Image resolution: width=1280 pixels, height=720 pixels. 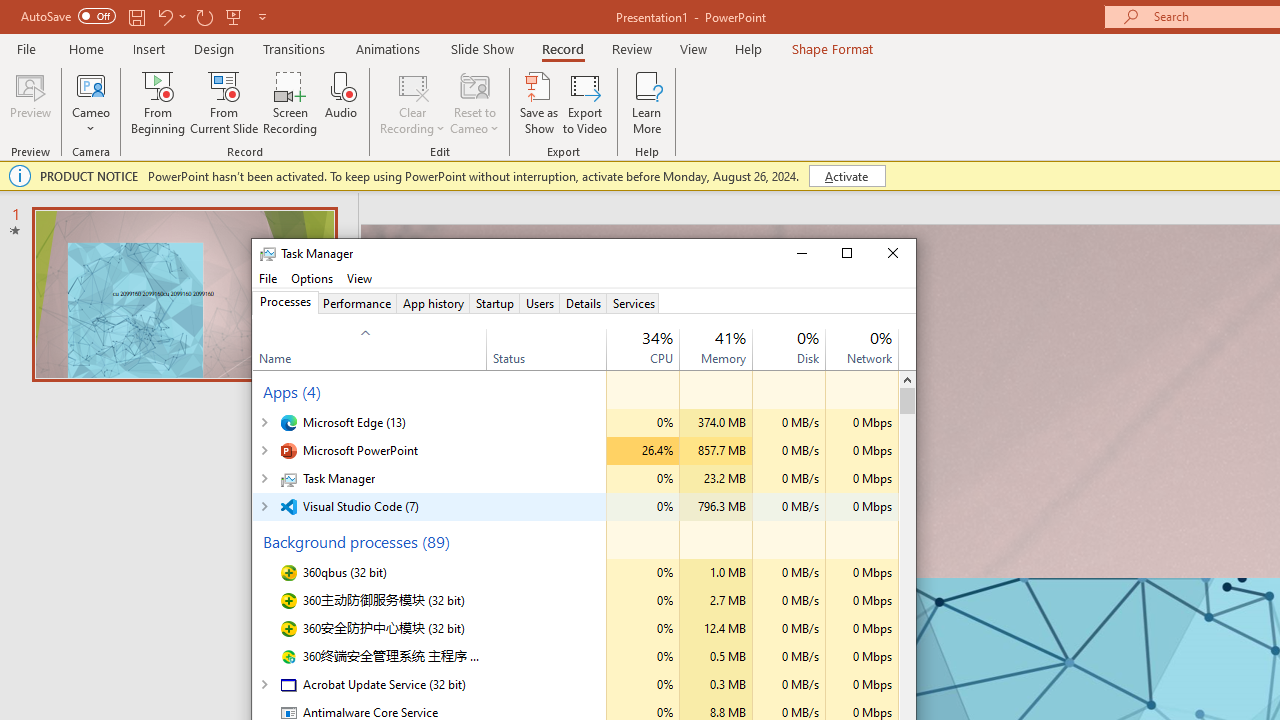 What do you see at coordinates (284, 303) in the screenshot?
I see `'Processes'` at bounding box center [284, 303].